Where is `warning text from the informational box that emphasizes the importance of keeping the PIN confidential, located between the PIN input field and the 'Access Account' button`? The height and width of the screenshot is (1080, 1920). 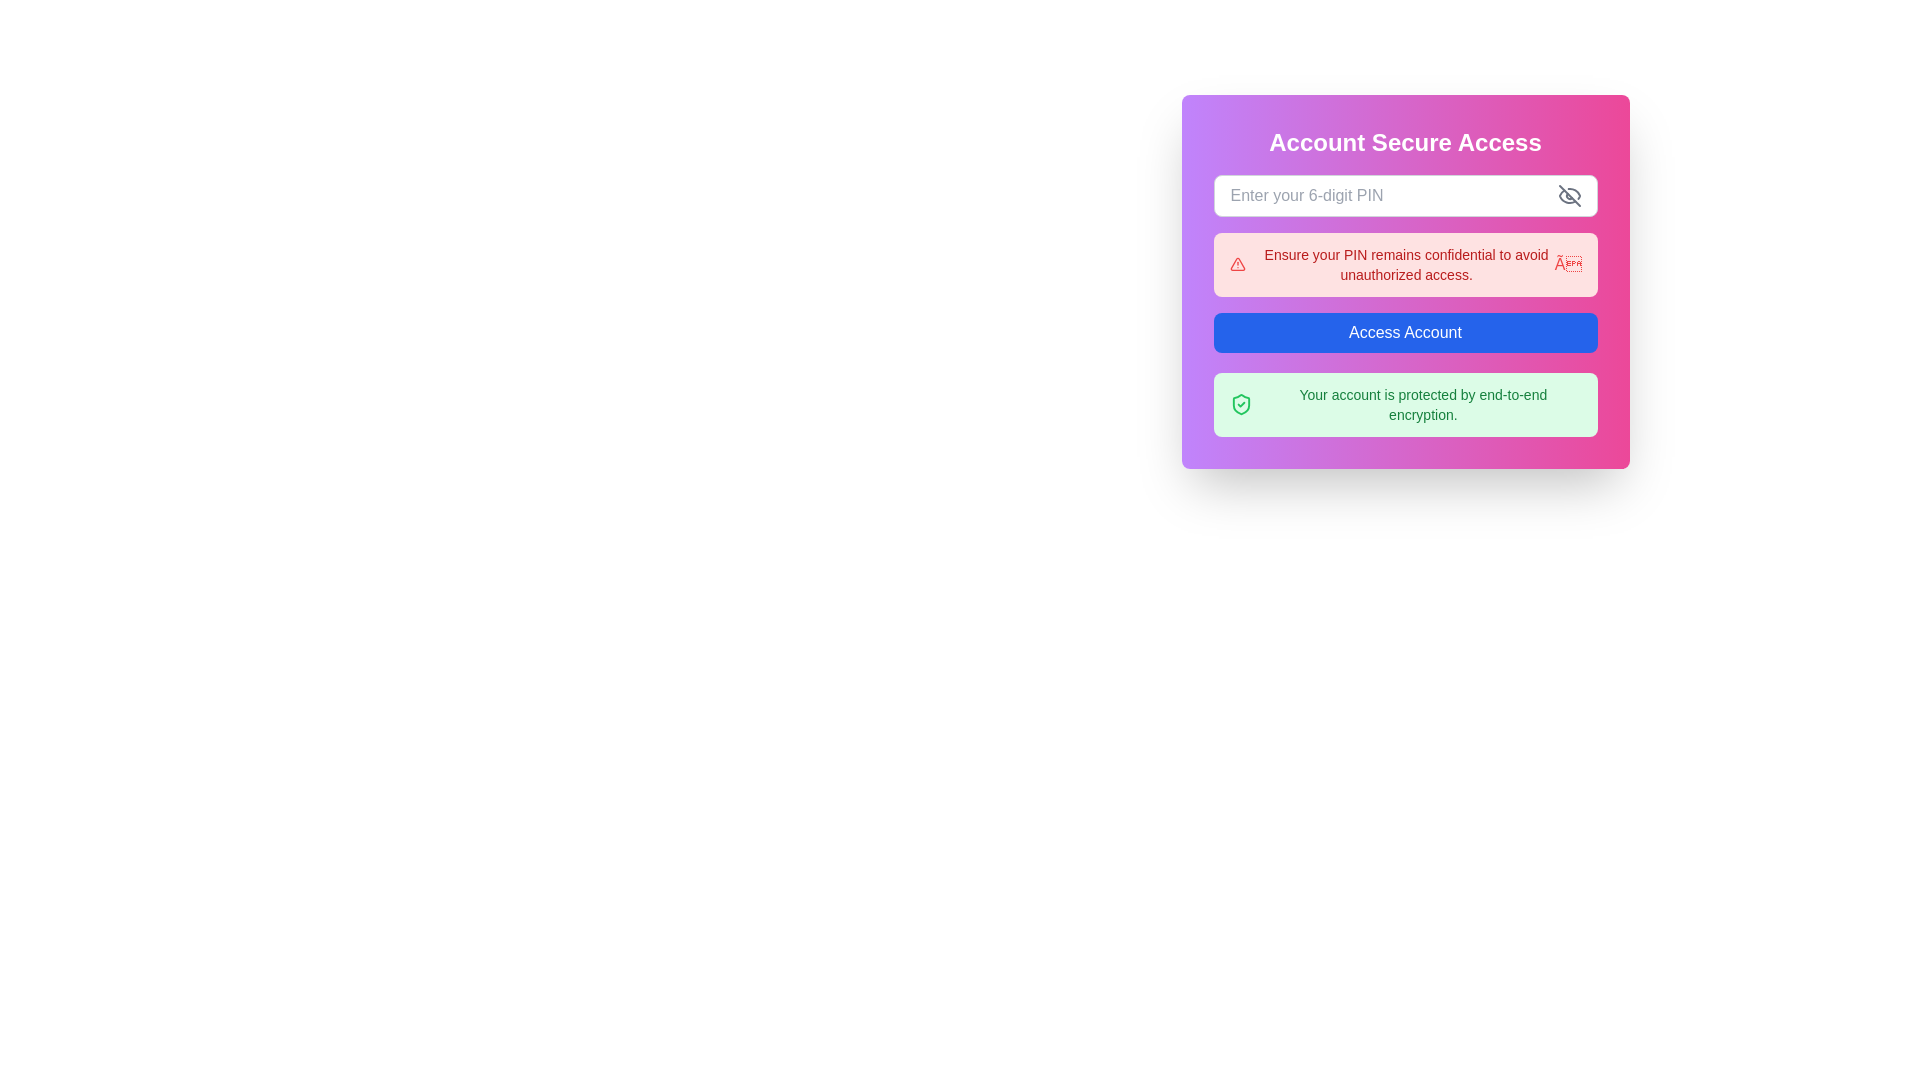
warning text from the informational box that emphasizes the importance of keeping the PIN confidential, located between the PIN input field and the 'Access Account' button is located at coordinates (1404, 264).